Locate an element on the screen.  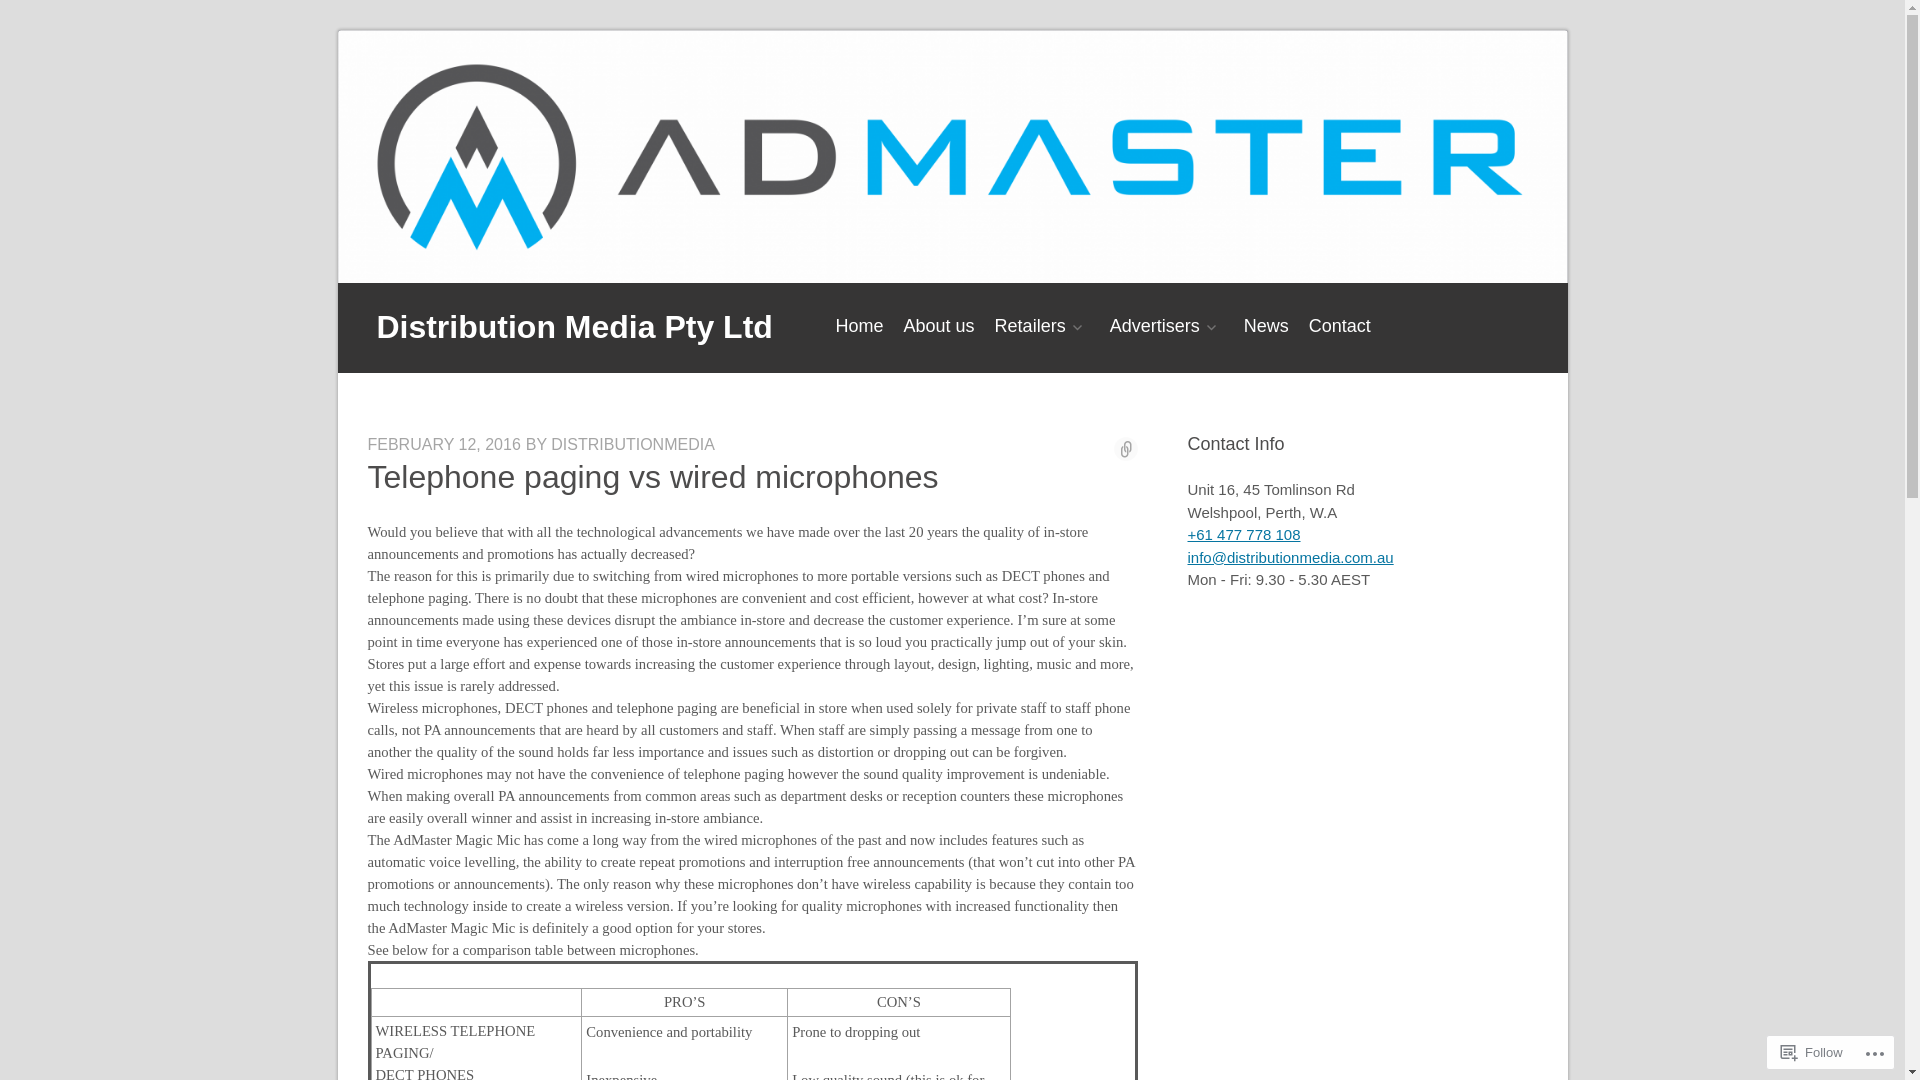
'Advertisers' is located at coordinates (1166, 325).